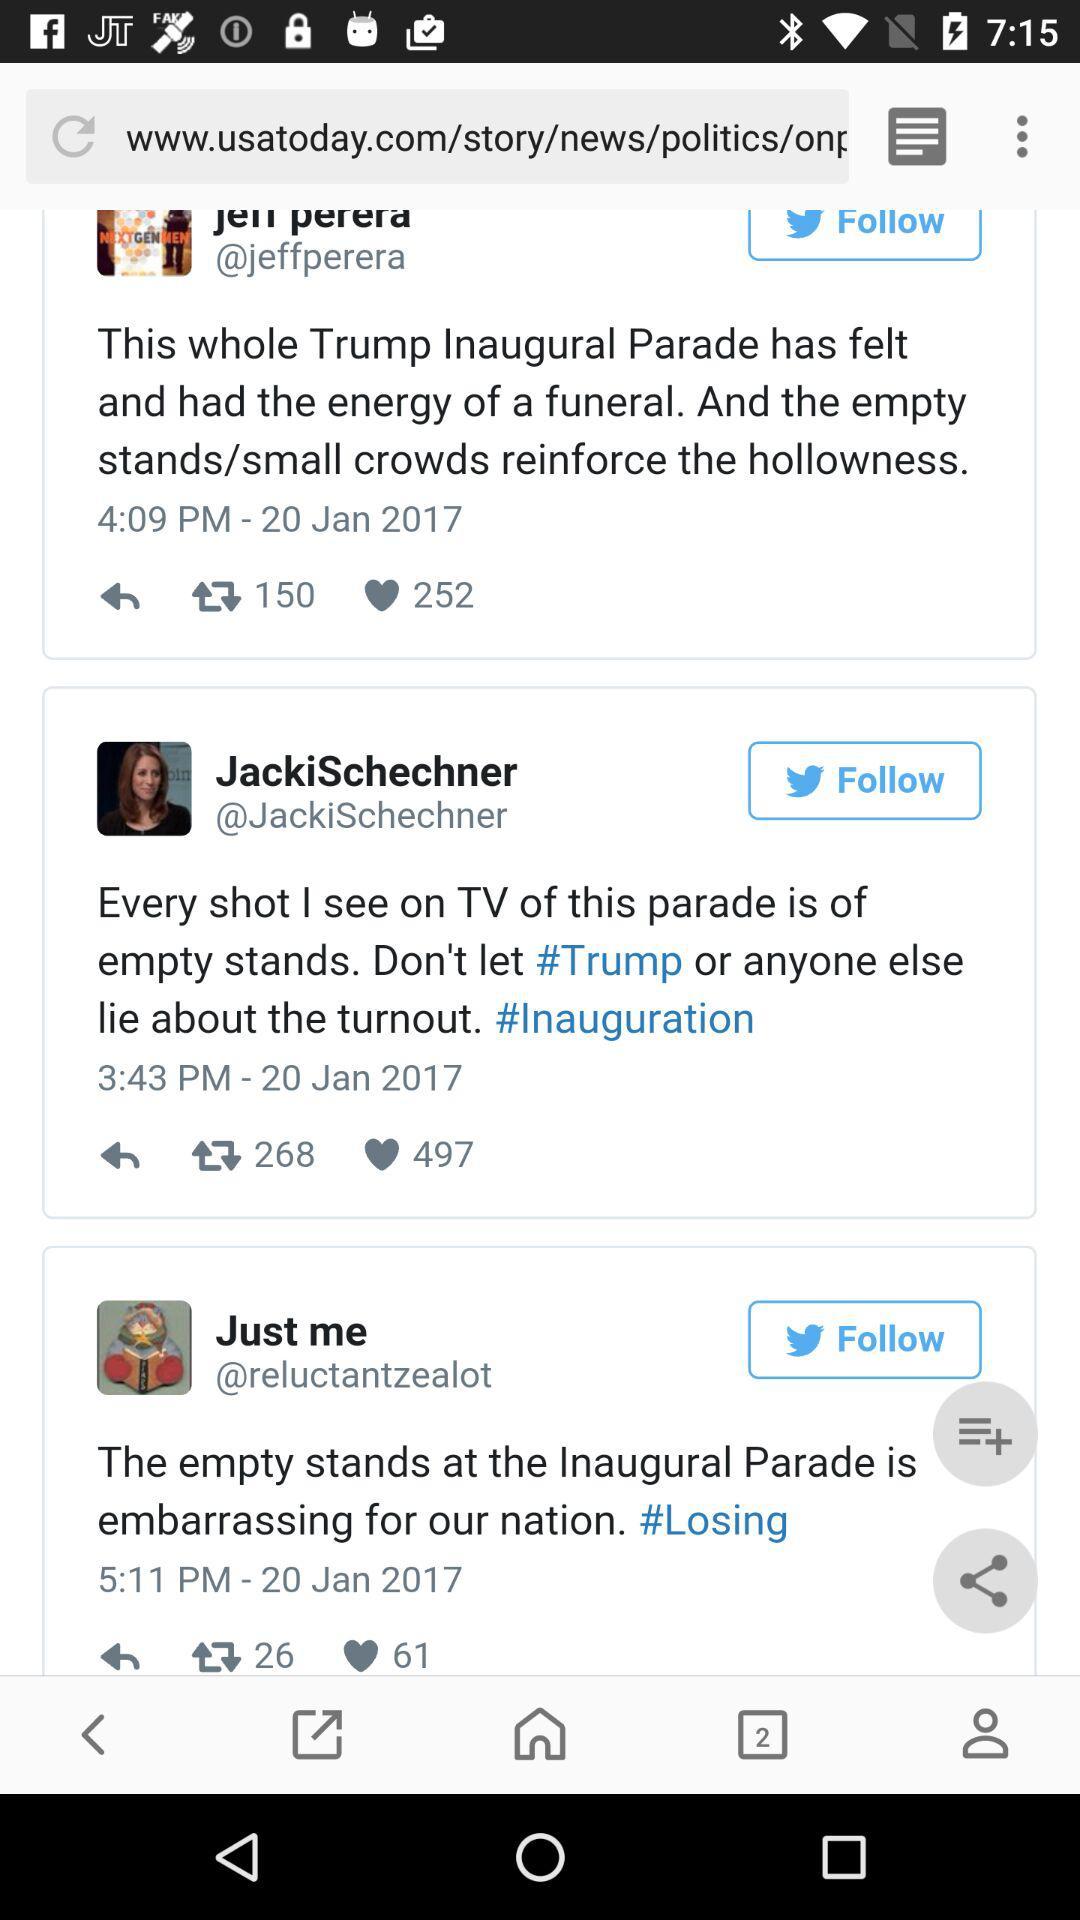  What do you see at coordinates (540, 1733) in the screenshot?
I see `the home icon` at bounding box center [540, 1733].